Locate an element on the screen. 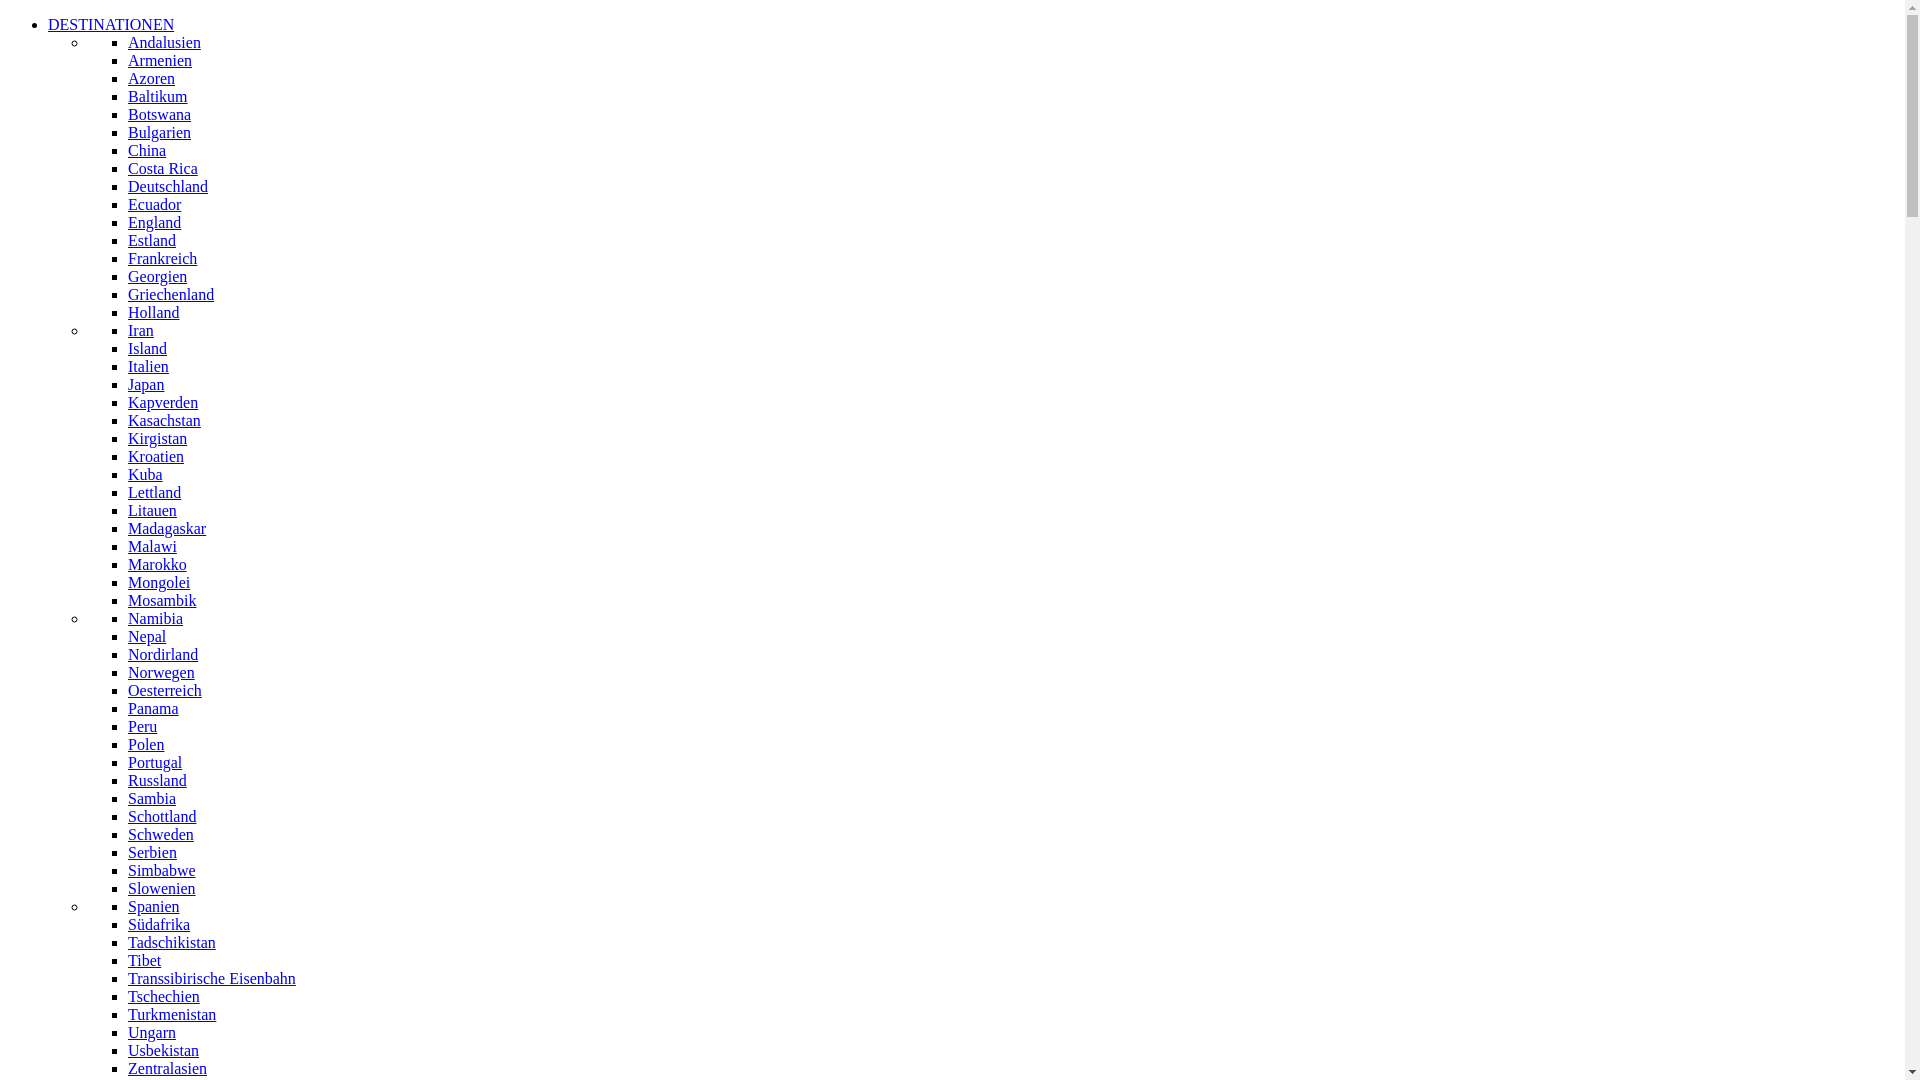 The height and width of the screenshot is (1080, 1920). 'Kuba' is located at coordinates (144, 474).